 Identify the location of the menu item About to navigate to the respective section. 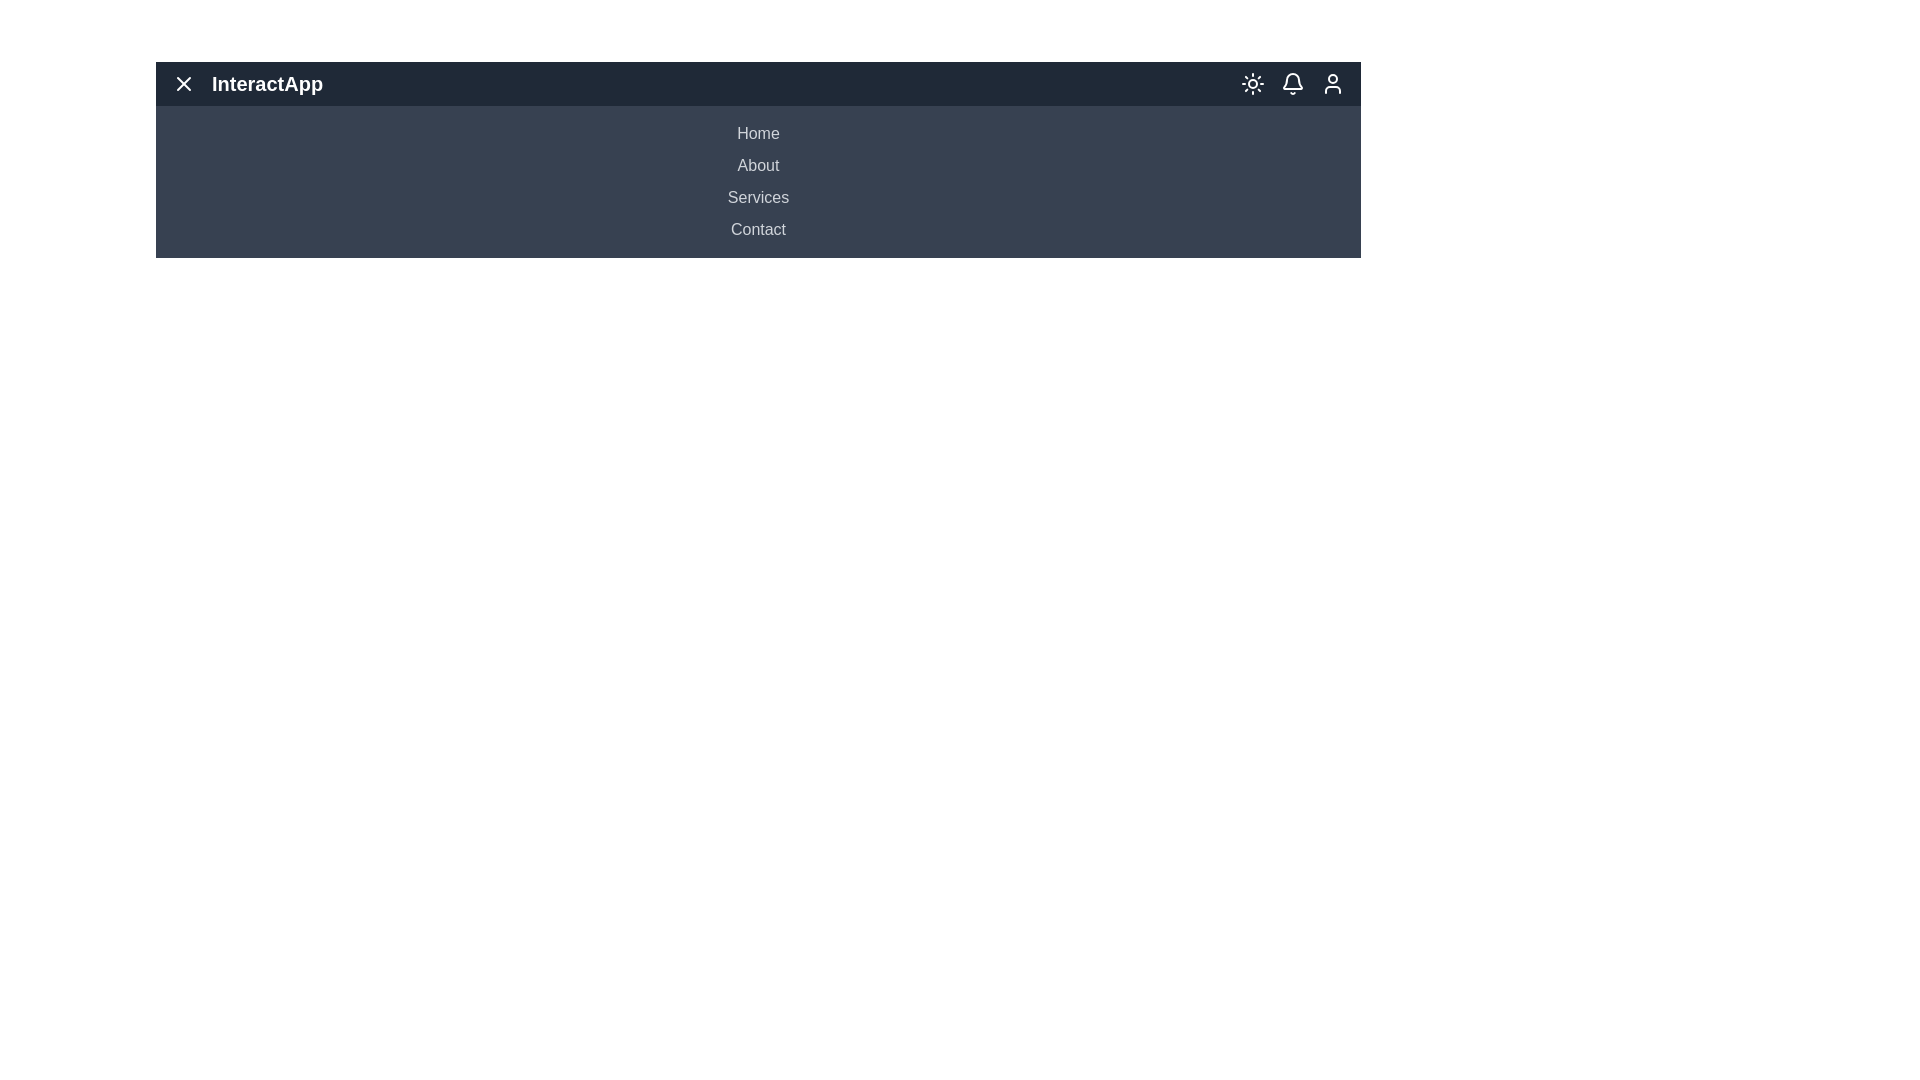
(757, 164).